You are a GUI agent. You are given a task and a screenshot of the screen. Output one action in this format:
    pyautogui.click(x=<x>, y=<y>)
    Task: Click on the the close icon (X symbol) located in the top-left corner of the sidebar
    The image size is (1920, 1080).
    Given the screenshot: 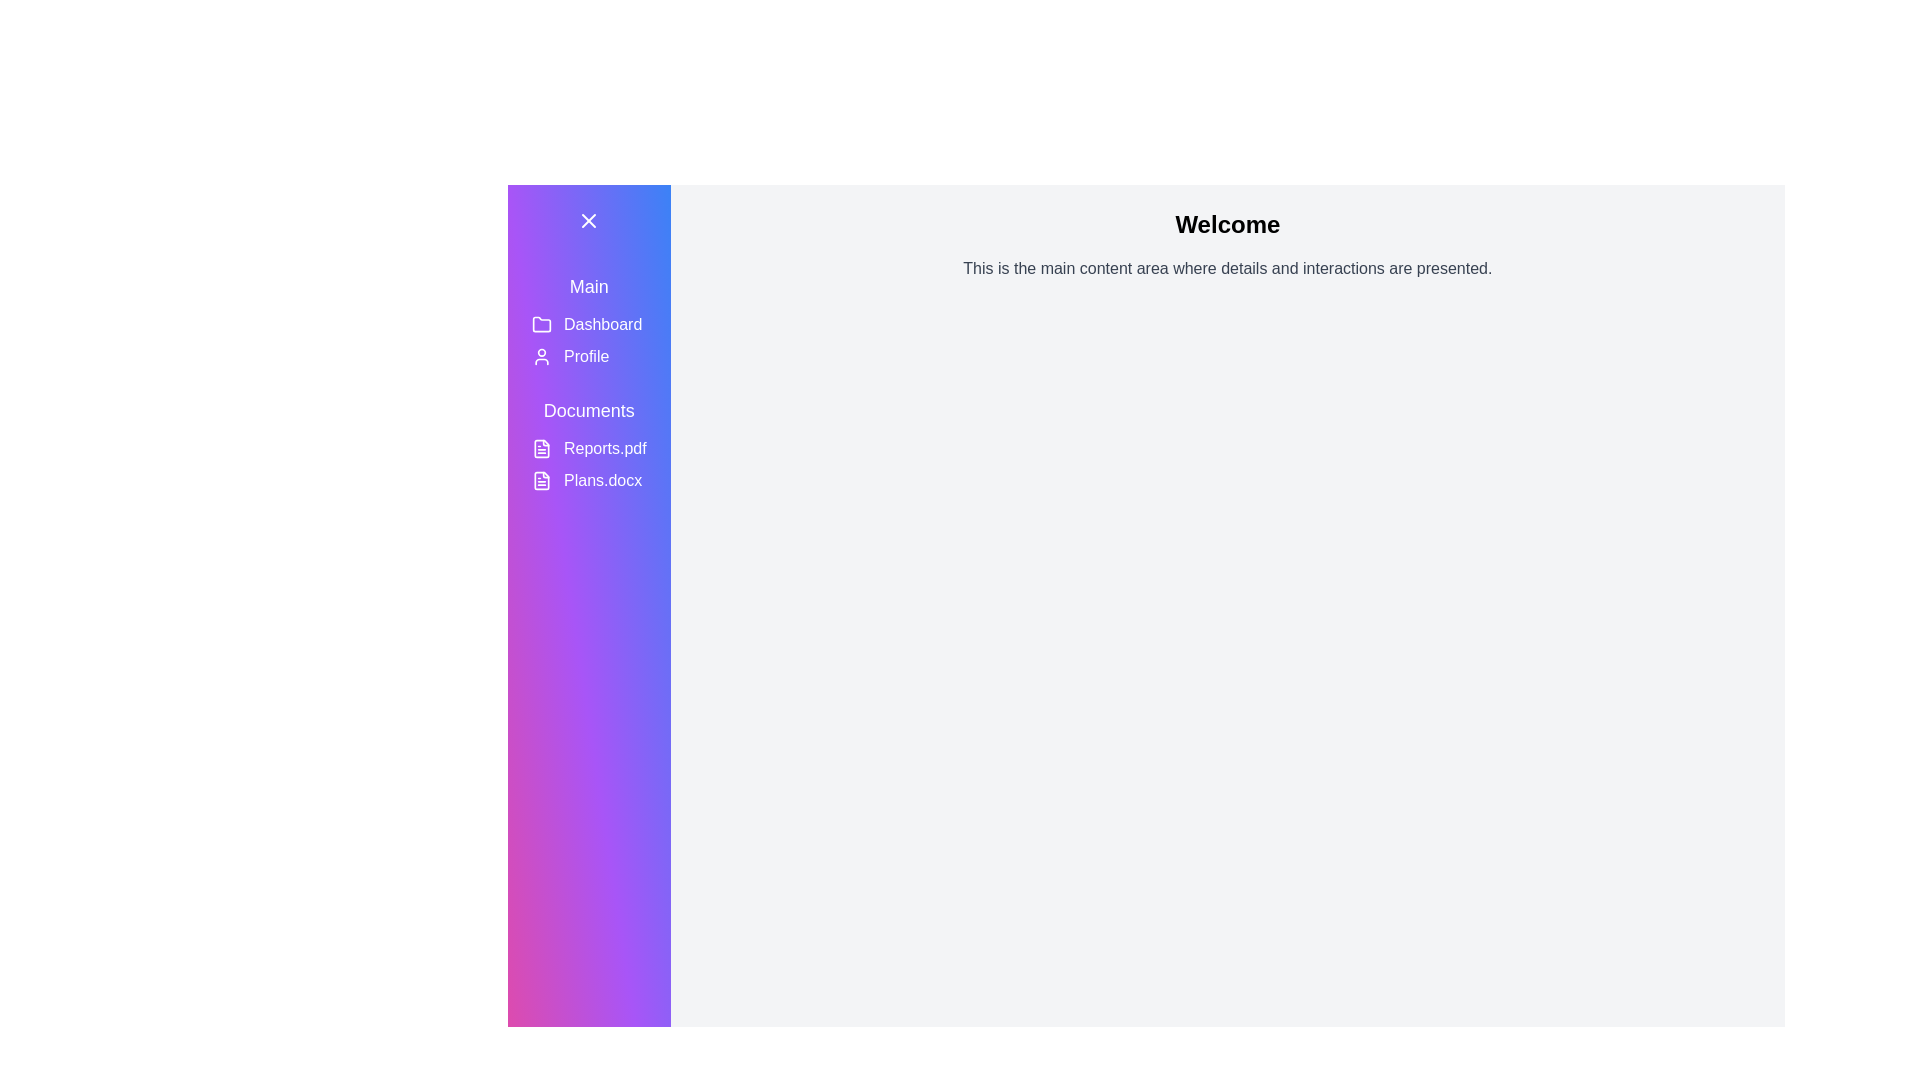 What is the action you would take?
    pyautogui.click(x=588, y=220)
    